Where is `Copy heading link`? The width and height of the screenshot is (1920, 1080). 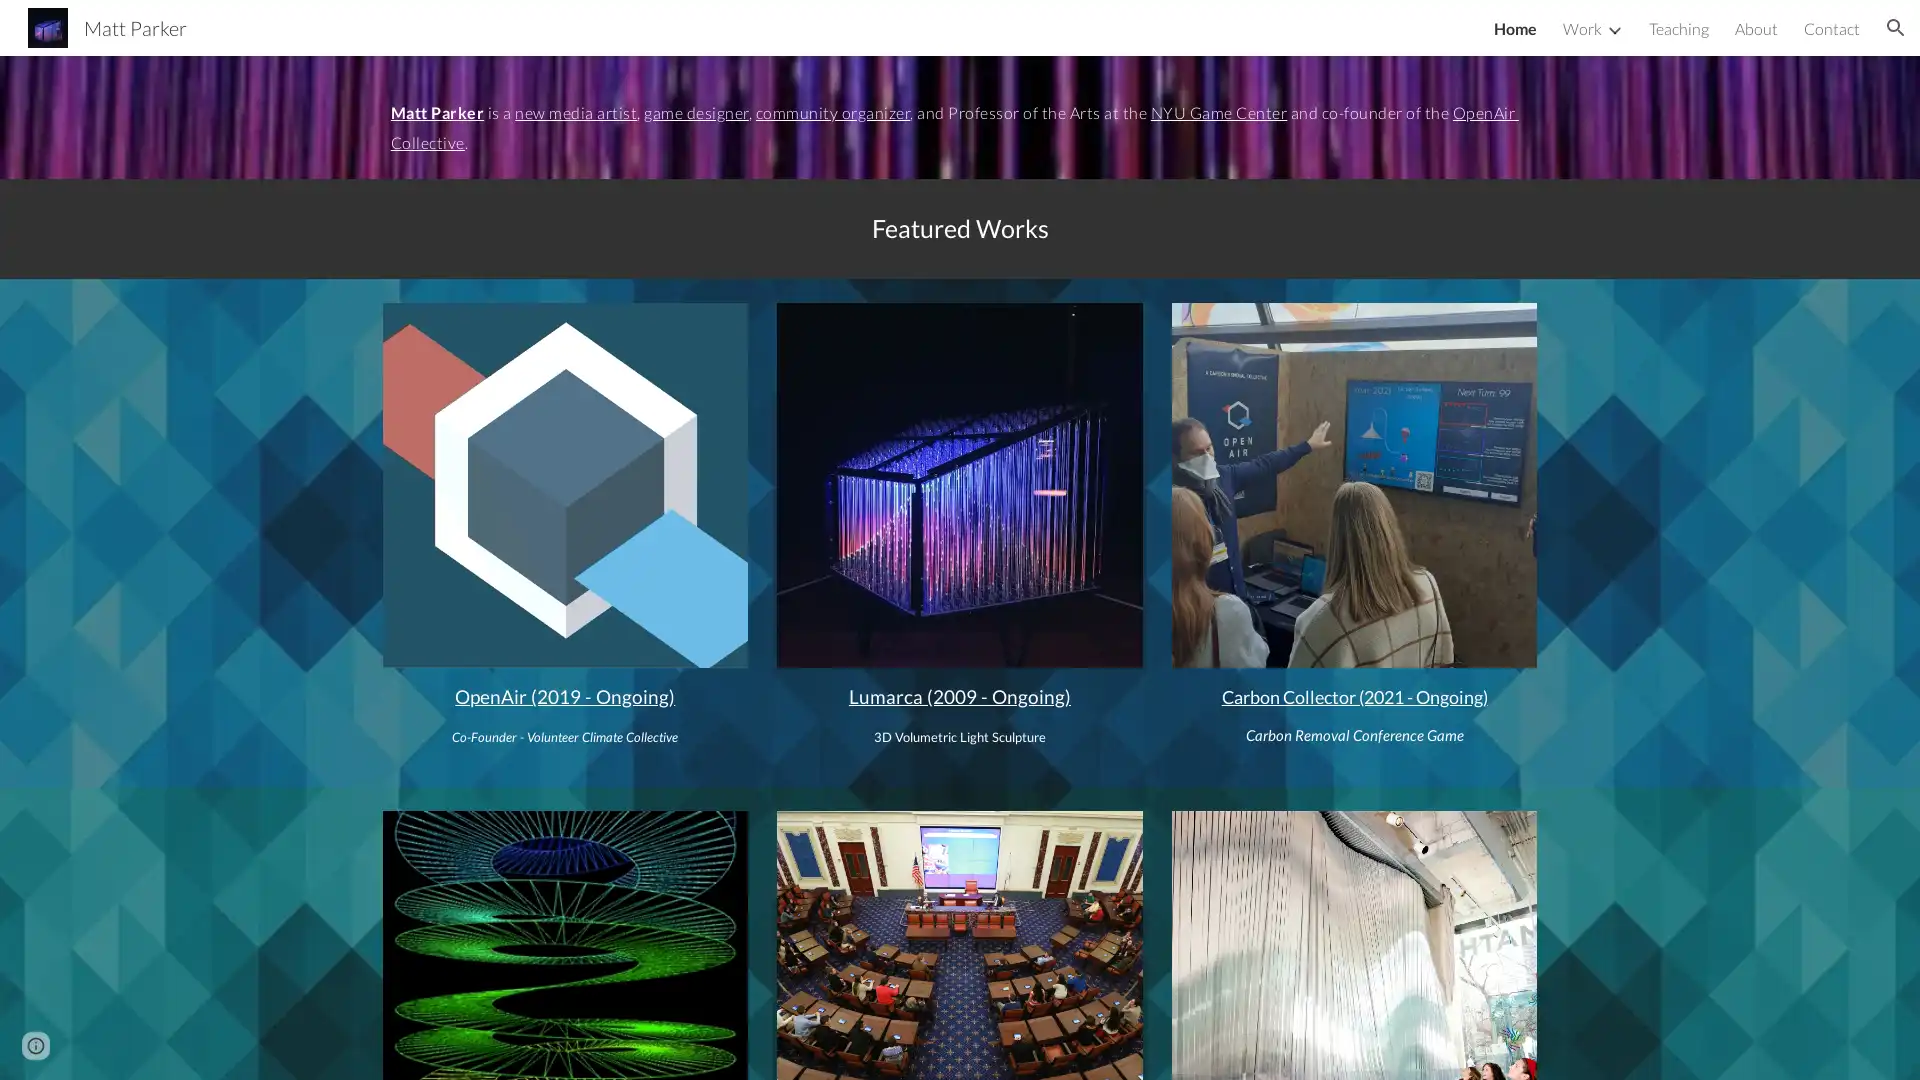
Copy heading link is located at coordinates (1550, 116).